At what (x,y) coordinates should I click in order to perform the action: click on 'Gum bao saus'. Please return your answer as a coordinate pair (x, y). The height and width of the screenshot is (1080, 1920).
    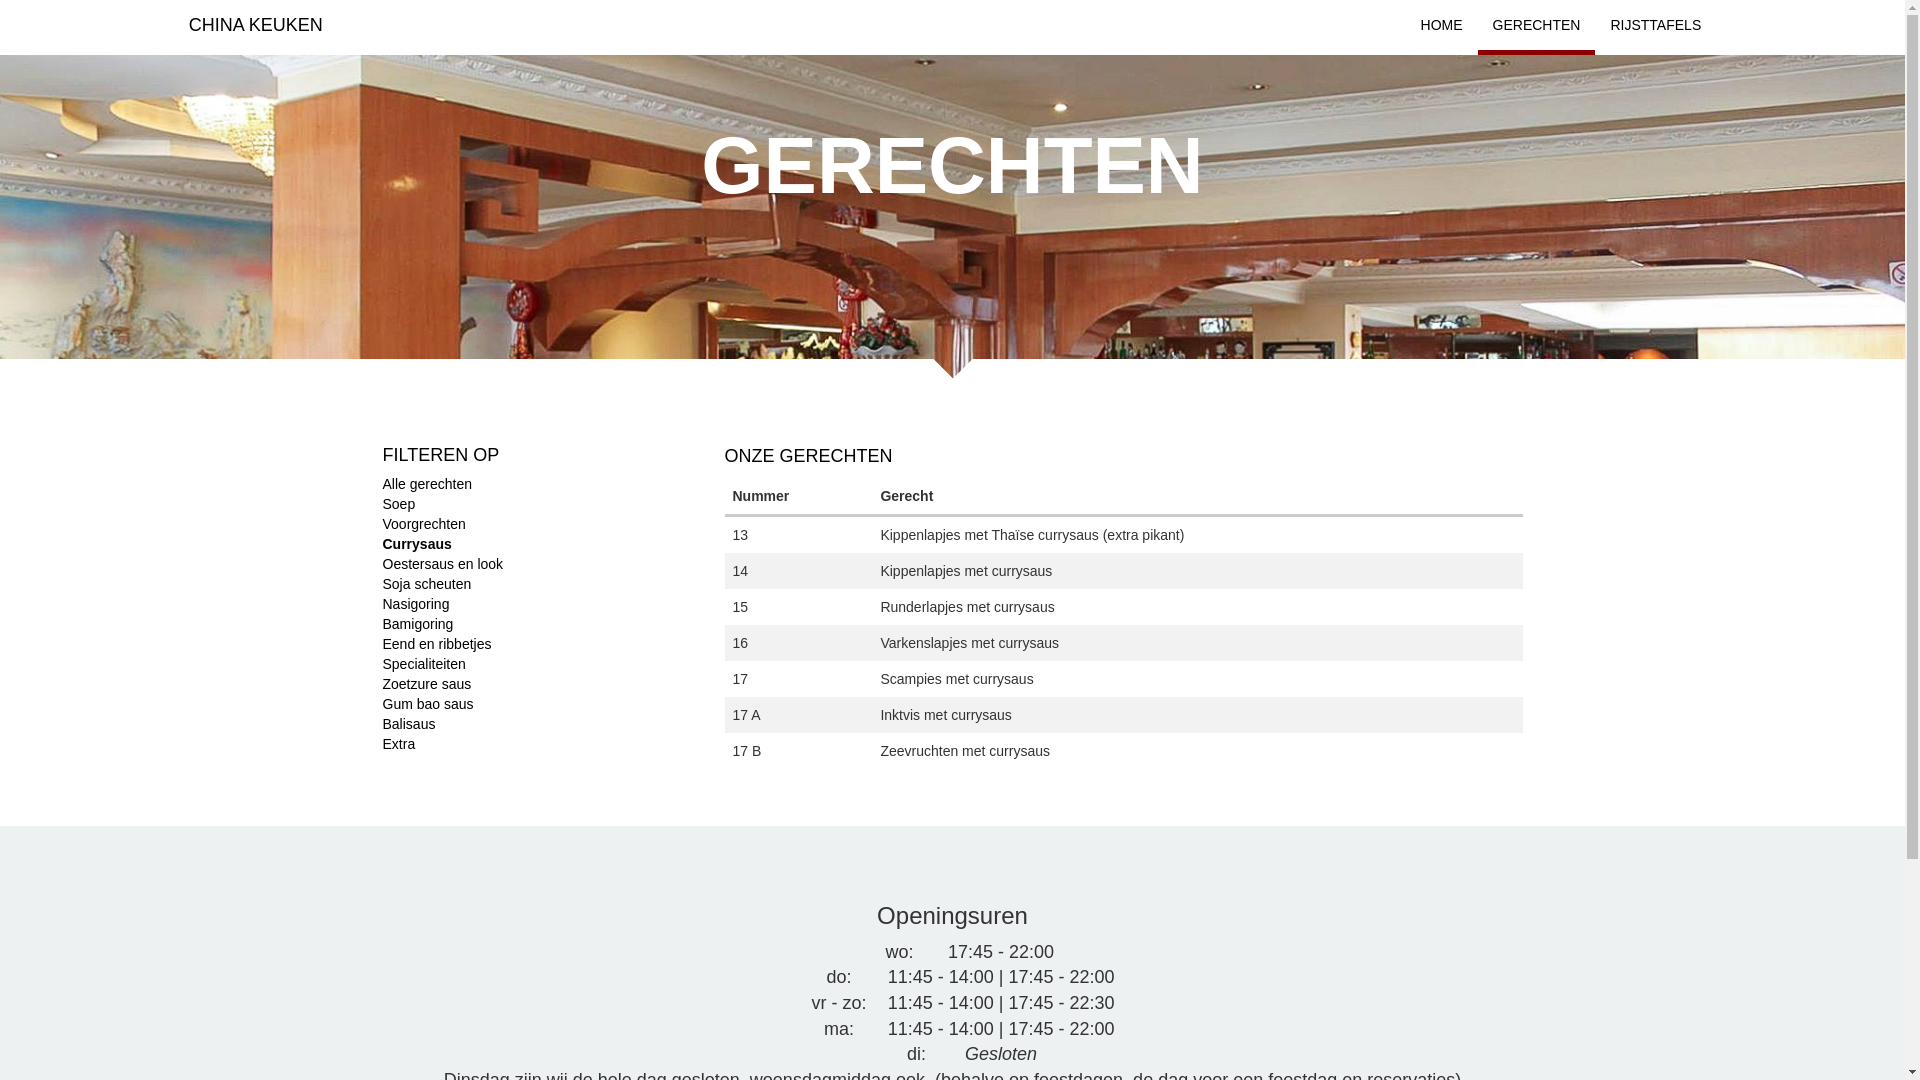
    Looking at the image, I should click on (426, 703).